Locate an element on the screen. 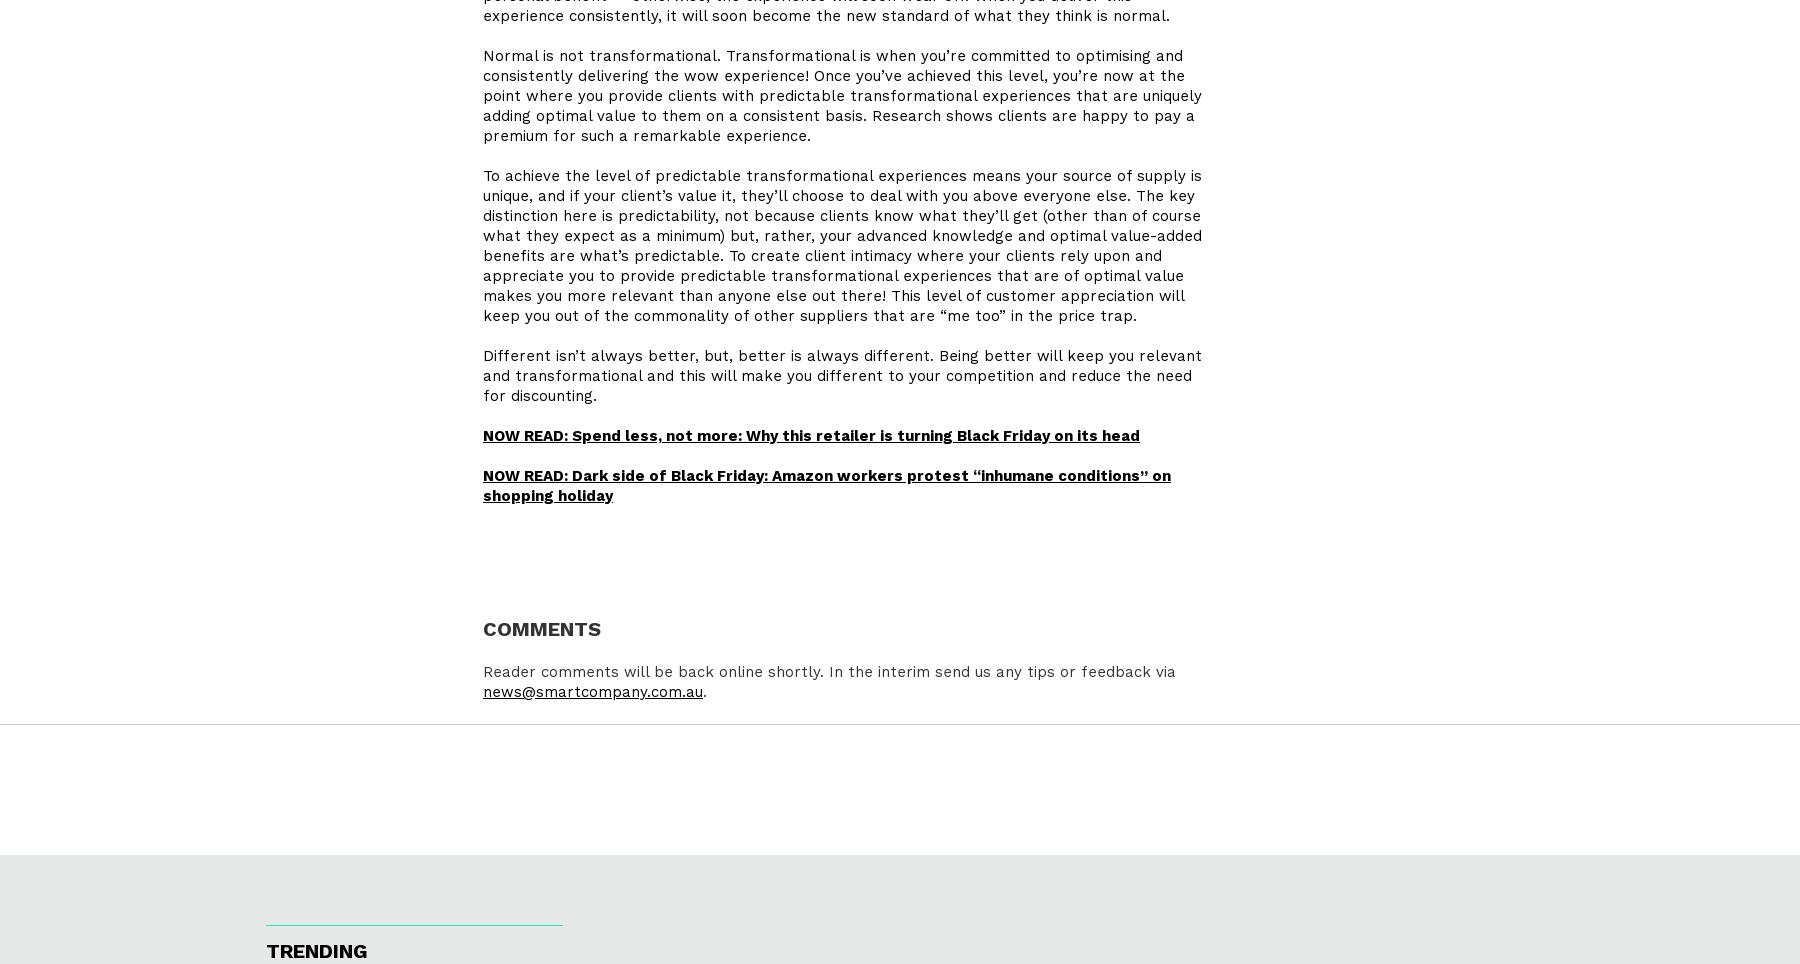 Image resolution: width=1800 pixels, height=964 pixels. 'COMMENTS' is located at coordinates (481, 631).